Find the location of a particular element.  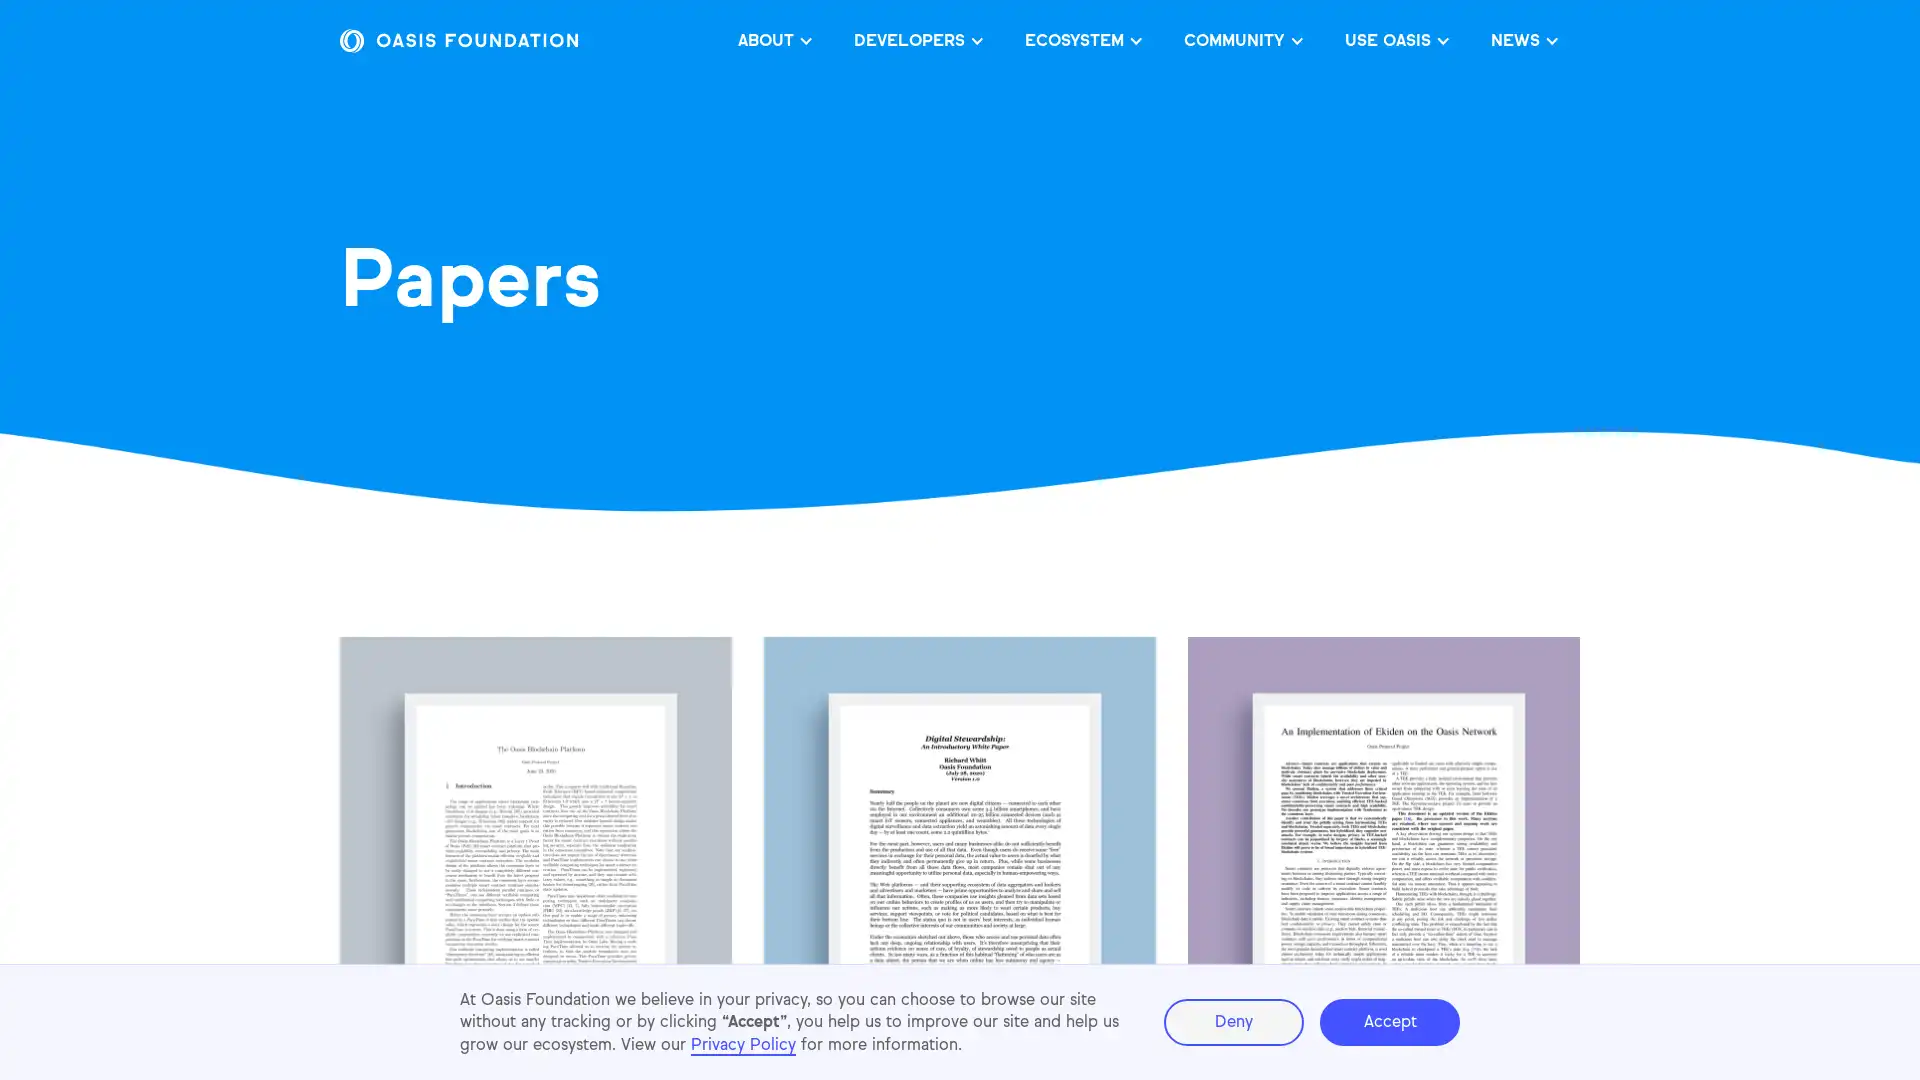

Accept is located at coordinates (1389, 1022).